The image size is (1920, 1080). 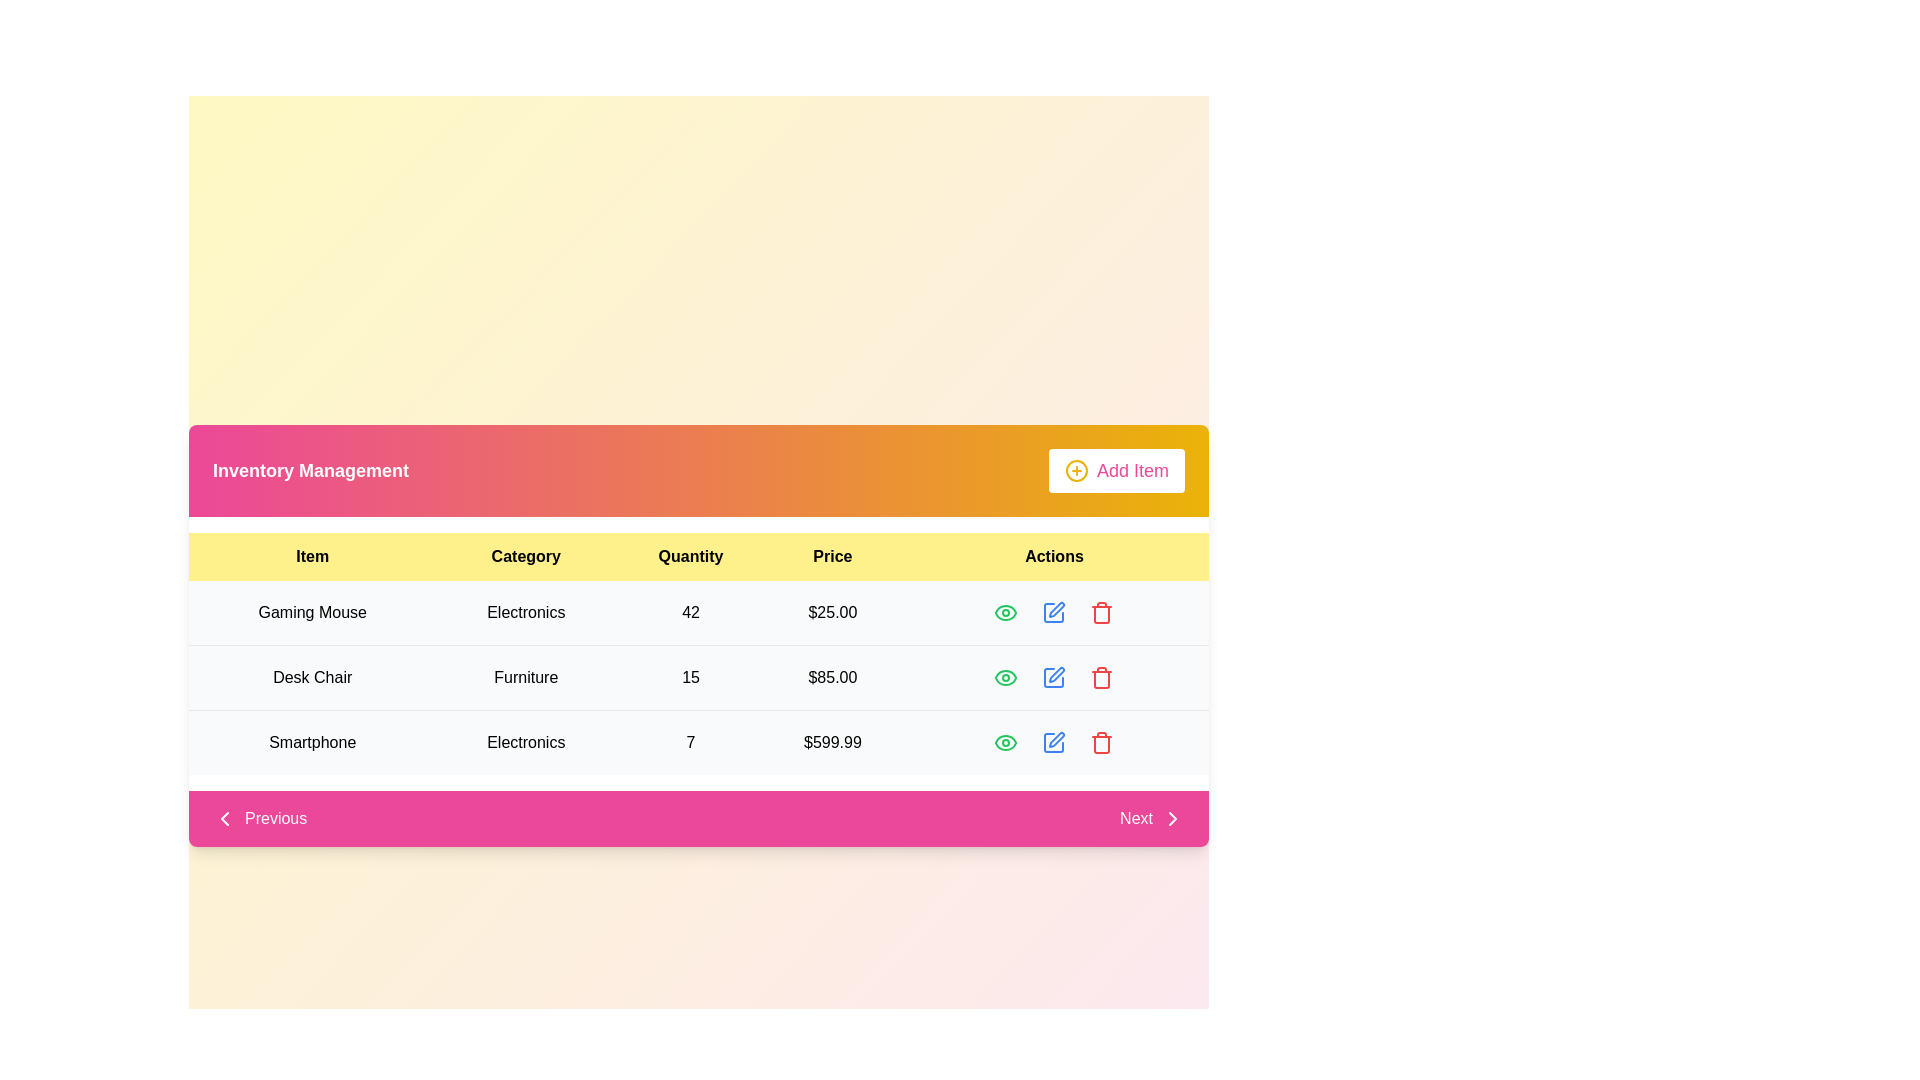 I want to click on the decorative graphical indicator located at the bottom-left corner of the interface, adjacent to the 'Previous' button, so click(x=225, y=818).